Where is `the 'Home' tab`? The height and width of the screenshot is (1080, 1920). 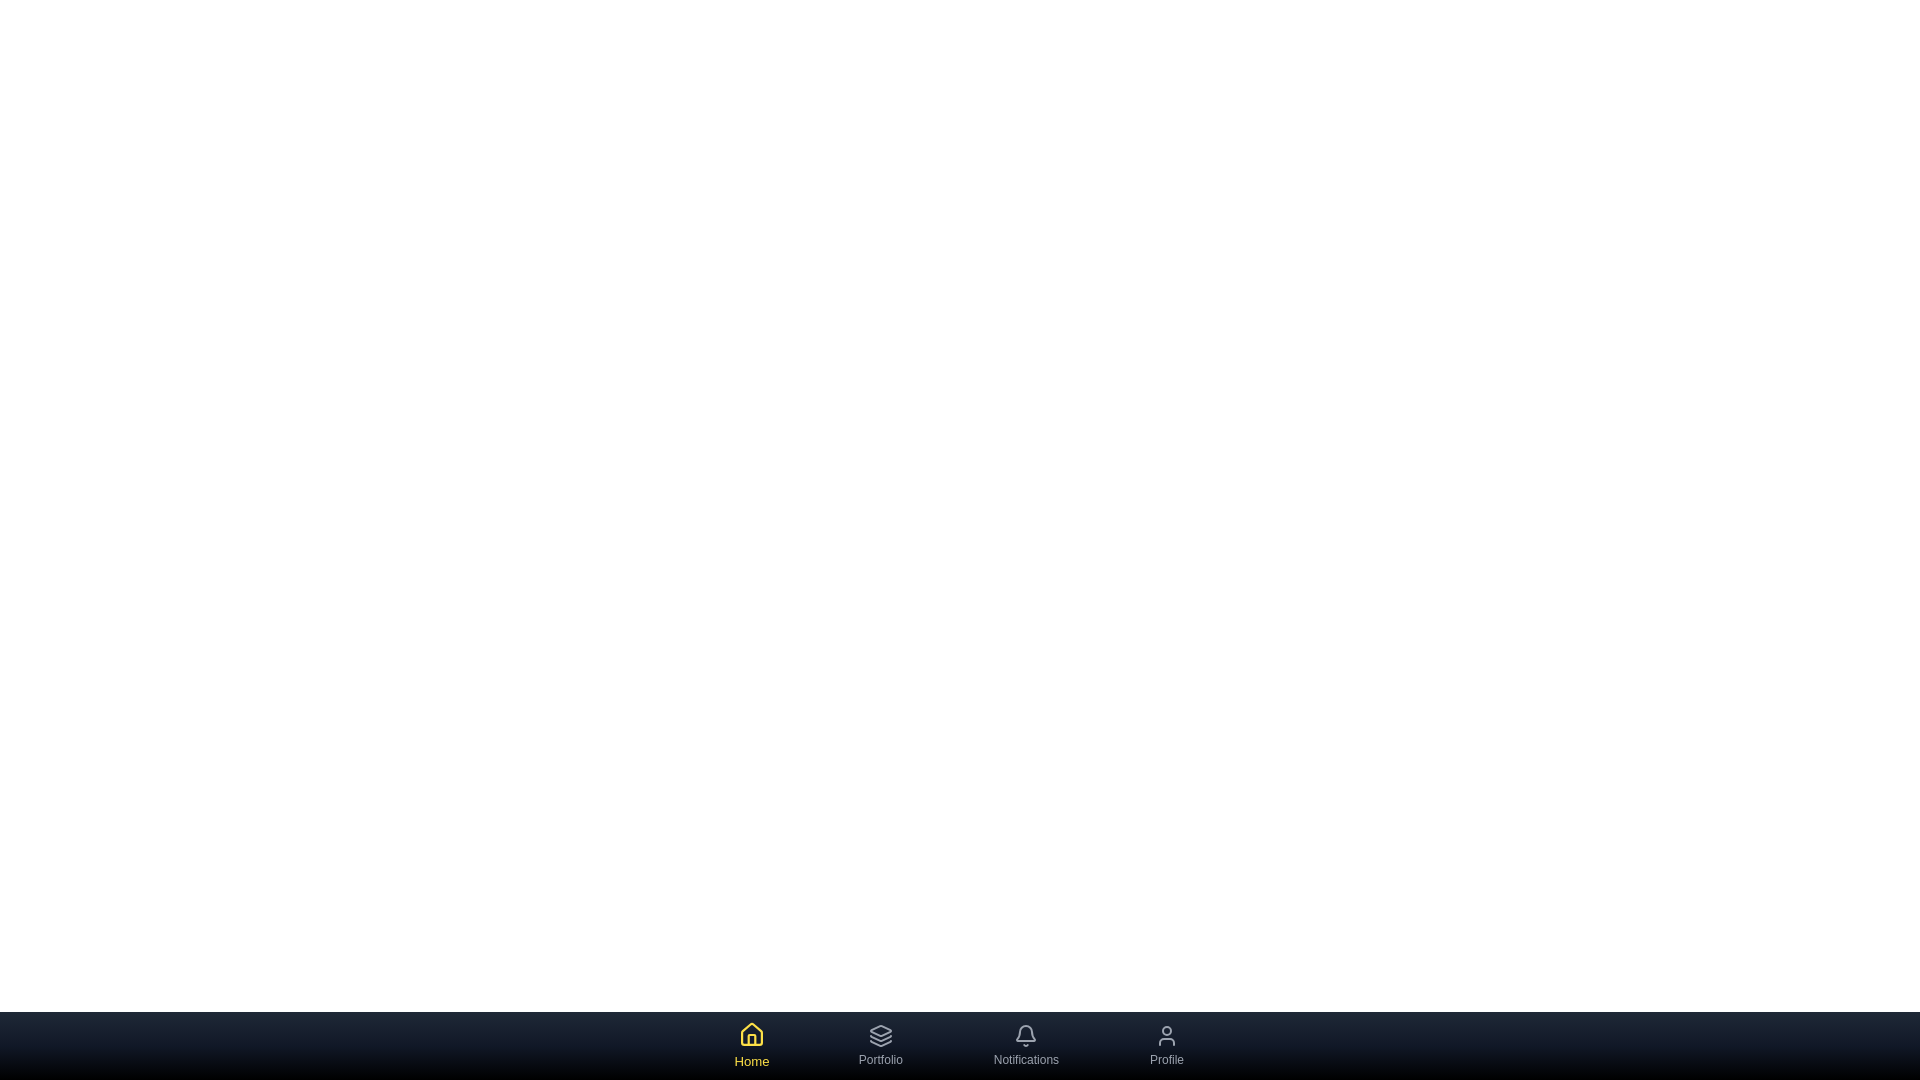 the 'Home' tab is located at coordinates (751, 1044).